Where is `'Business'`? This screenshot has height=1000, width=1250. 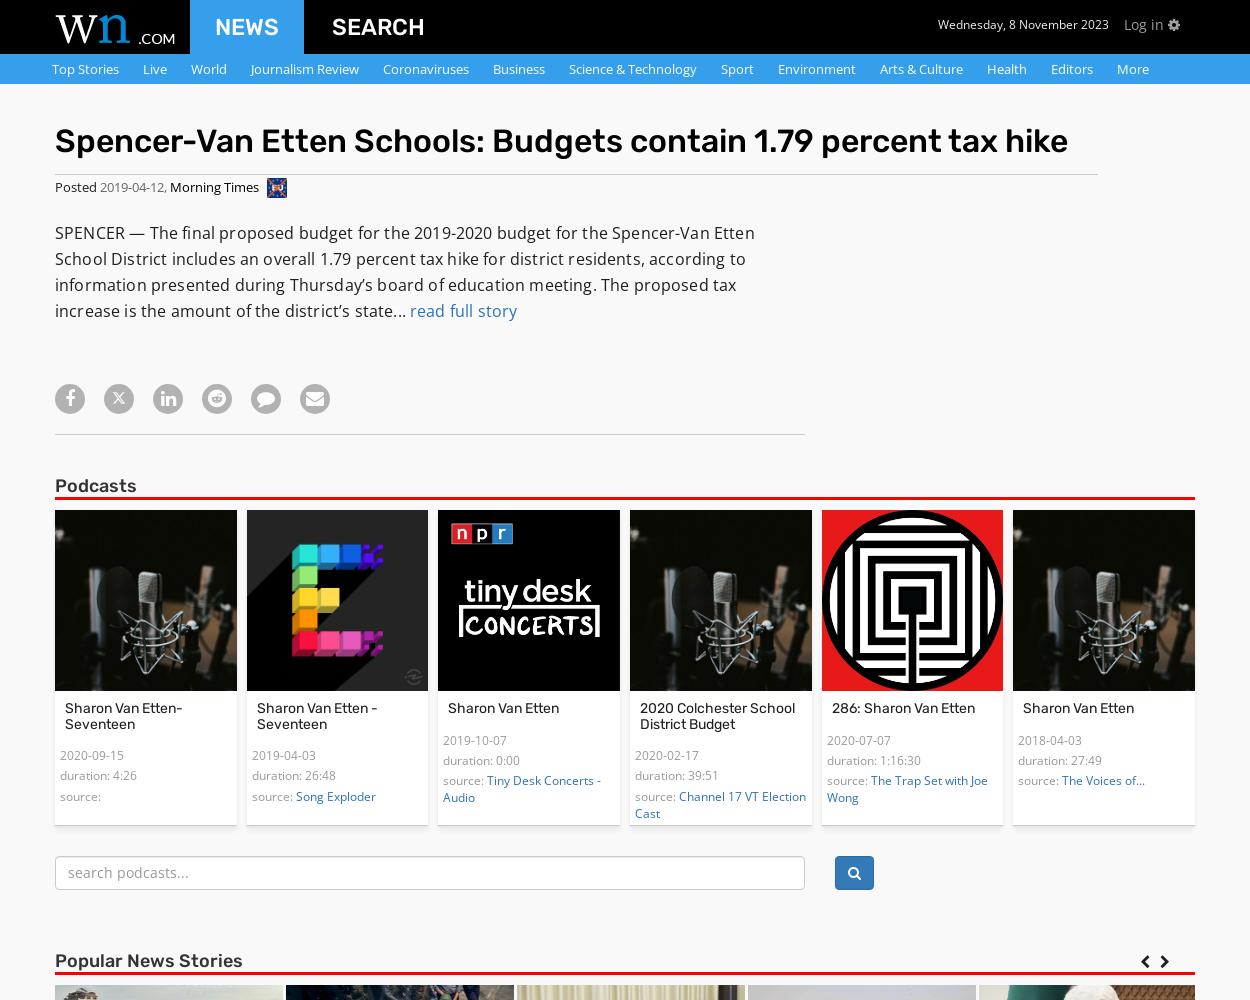 'Business' is located at coordinates (519, 68).